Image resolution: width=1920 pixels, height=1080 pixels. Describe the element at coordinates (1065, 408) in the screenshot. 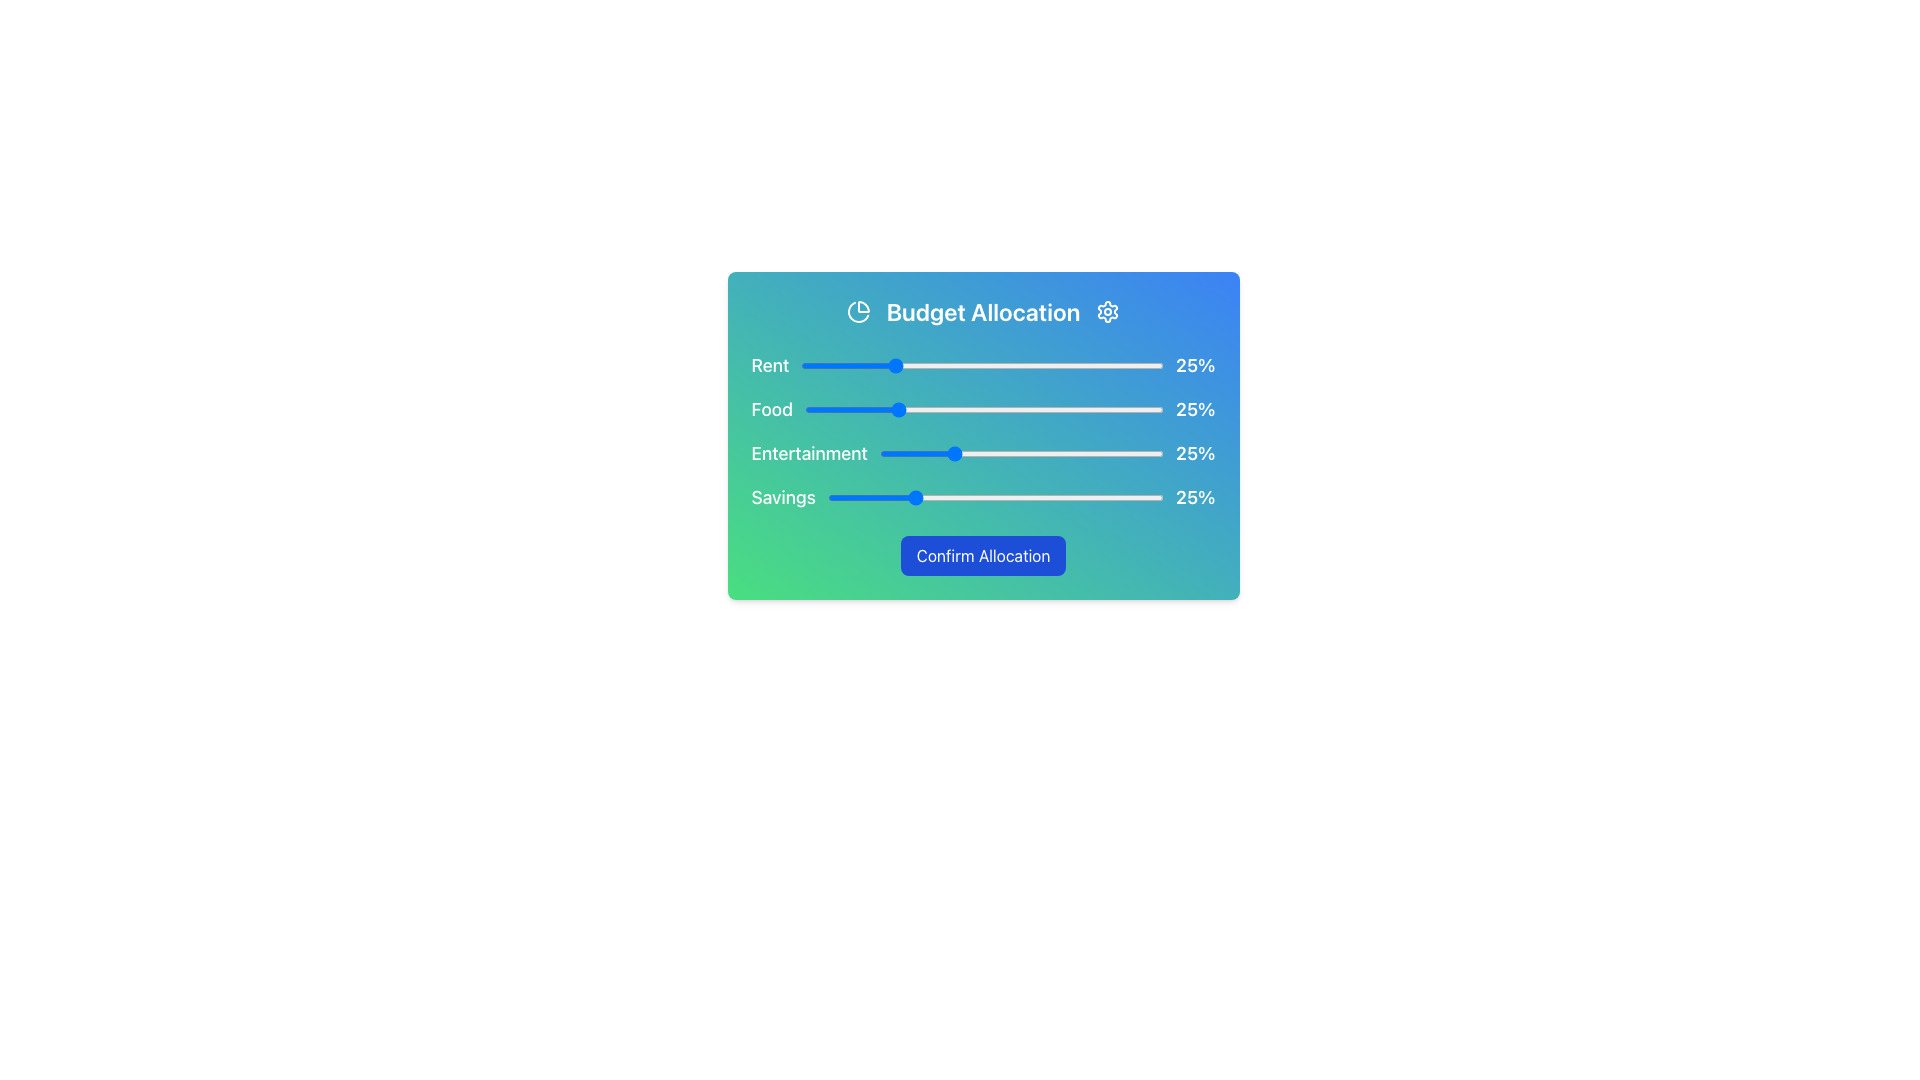

I see `the Food allocation slider` at that location.